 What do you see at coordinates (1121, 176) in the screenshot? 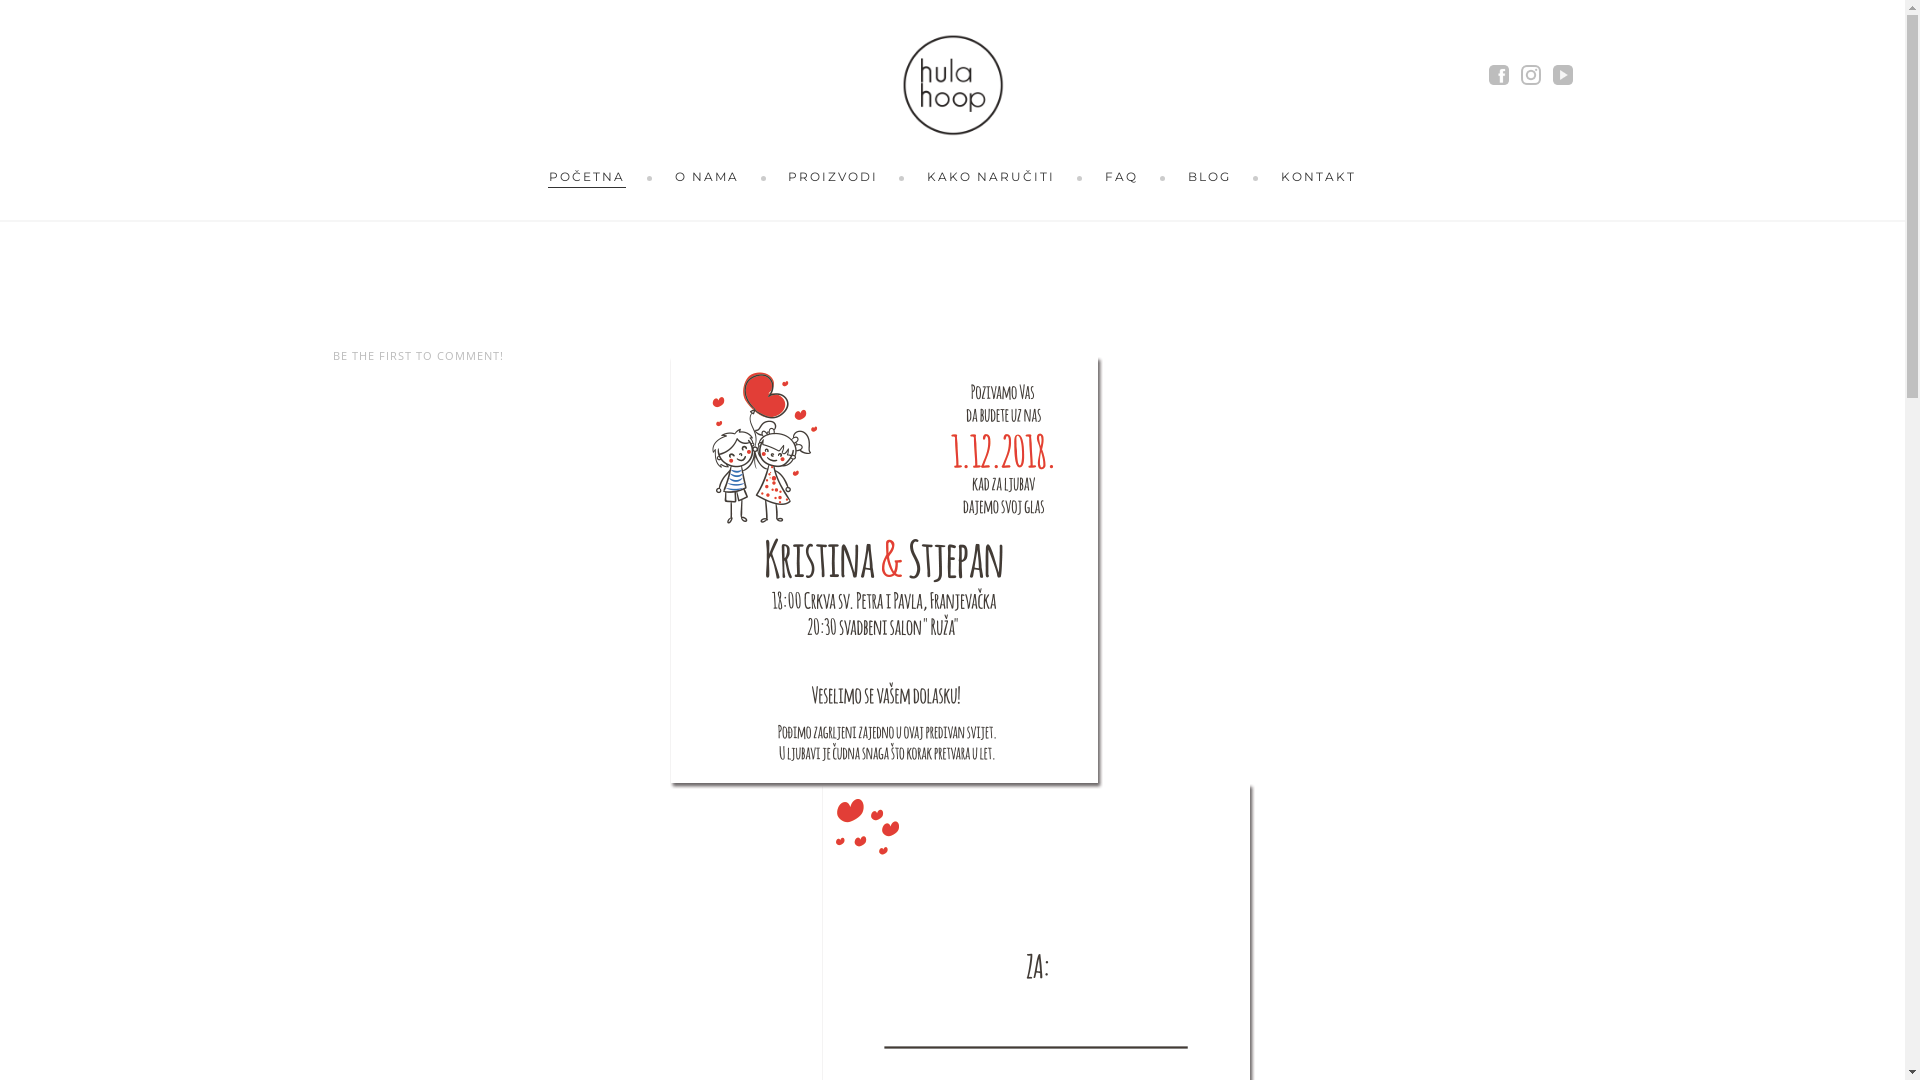
I see `'FAQ'` at bounding box center [1121, 176].